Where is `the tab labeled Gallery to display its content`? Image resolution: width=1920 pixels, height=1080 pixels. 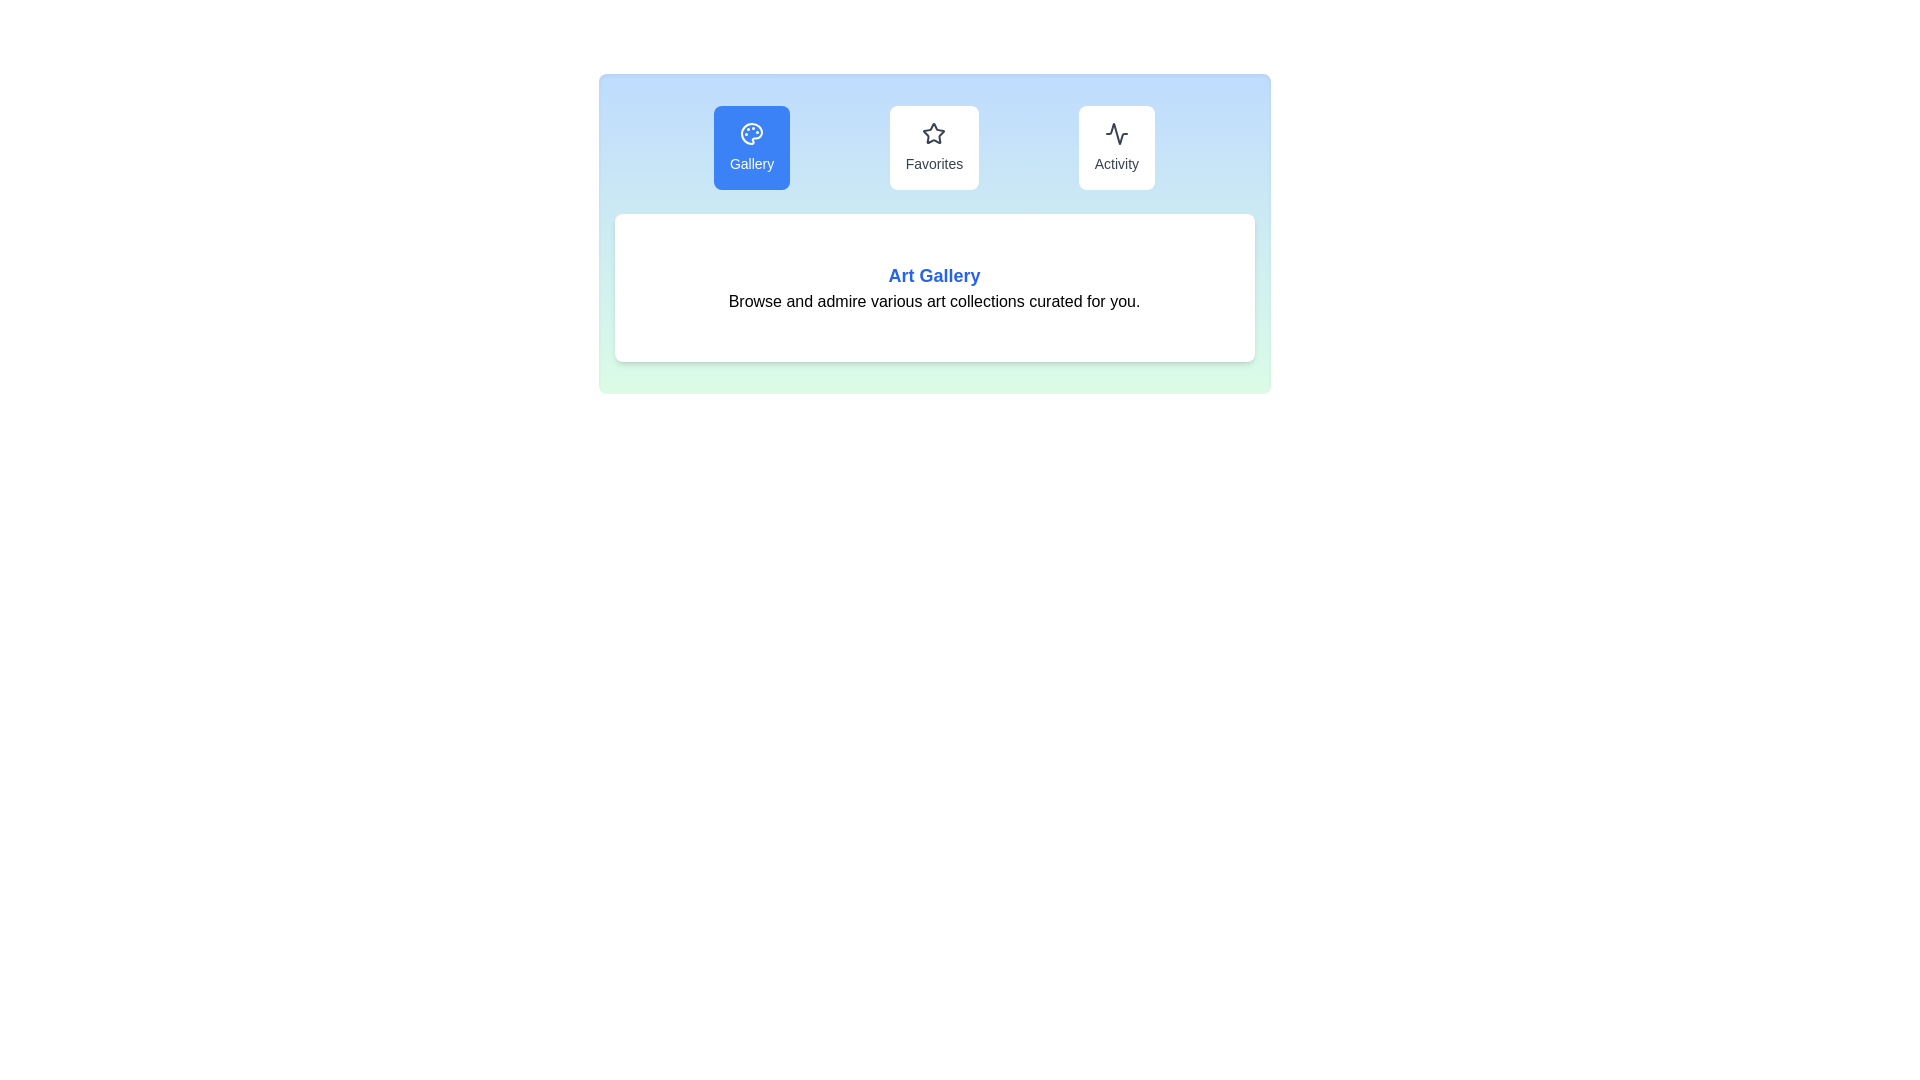
the tab labeled Gallery to display its content is located at coordinates (751, 146).